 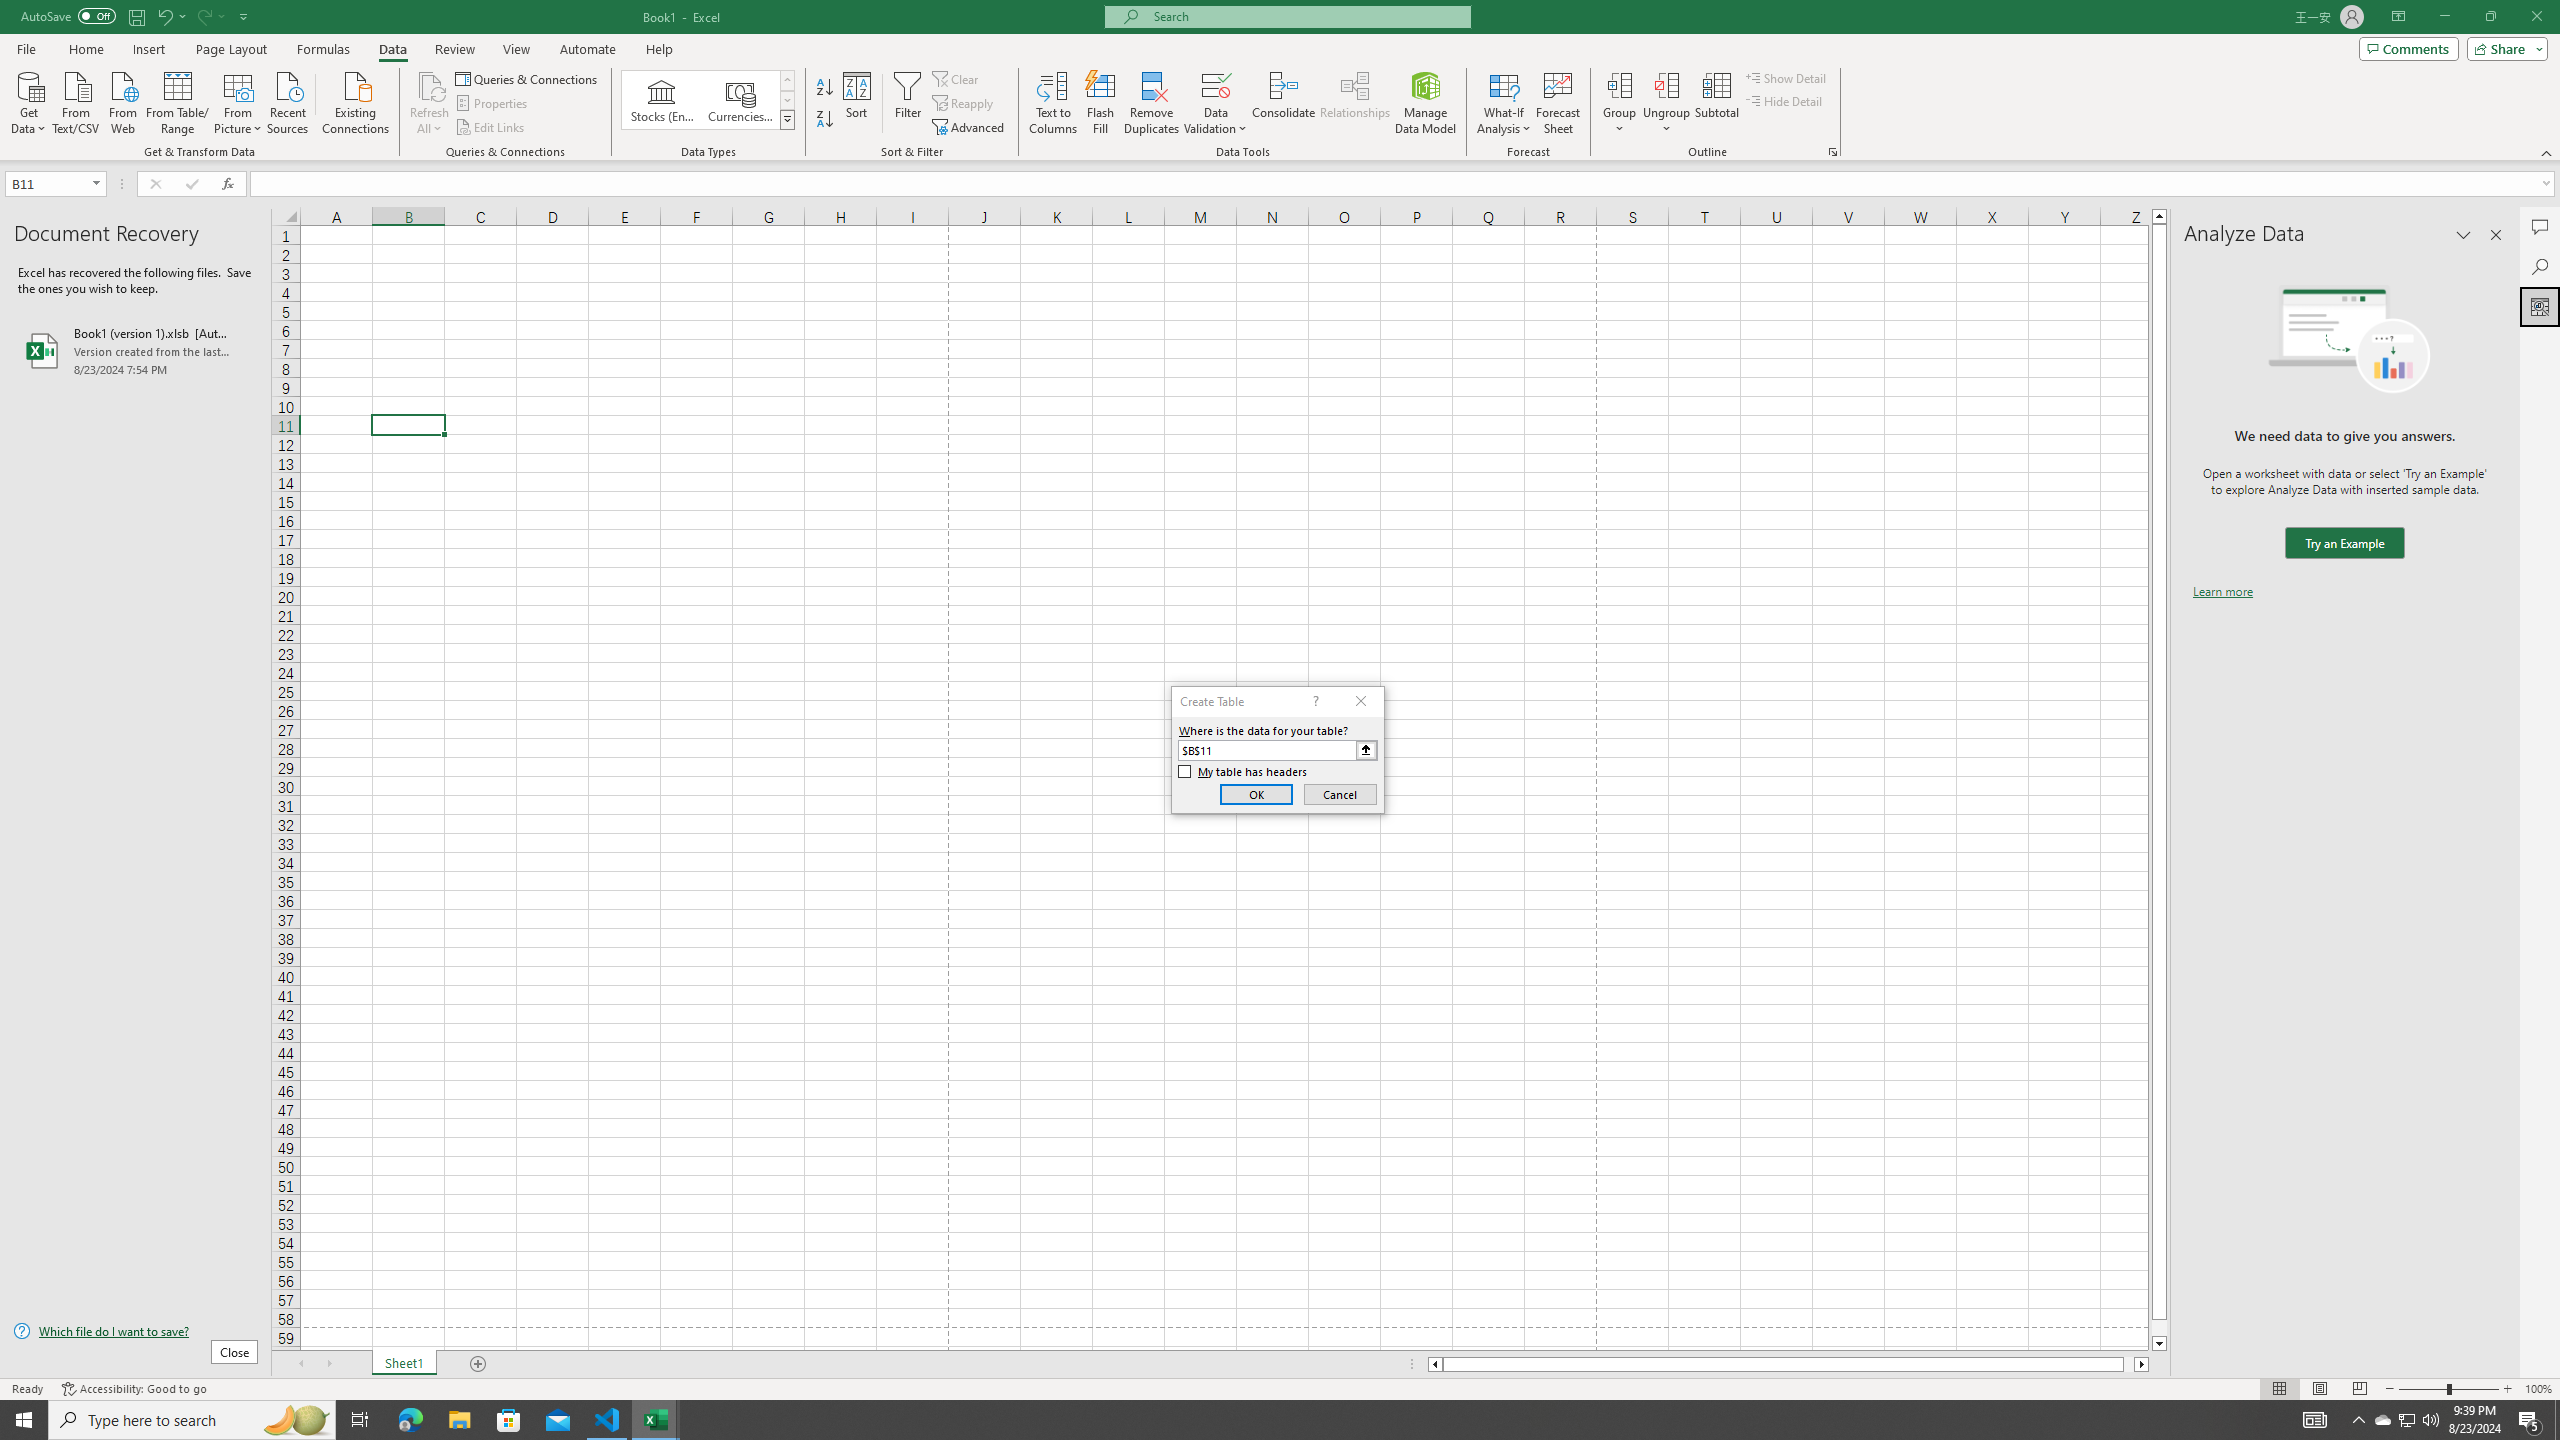 What do you see at coordinates (2539, 267) in the screenshot?
I see `'Search'` at bounding box center [2539, 267].